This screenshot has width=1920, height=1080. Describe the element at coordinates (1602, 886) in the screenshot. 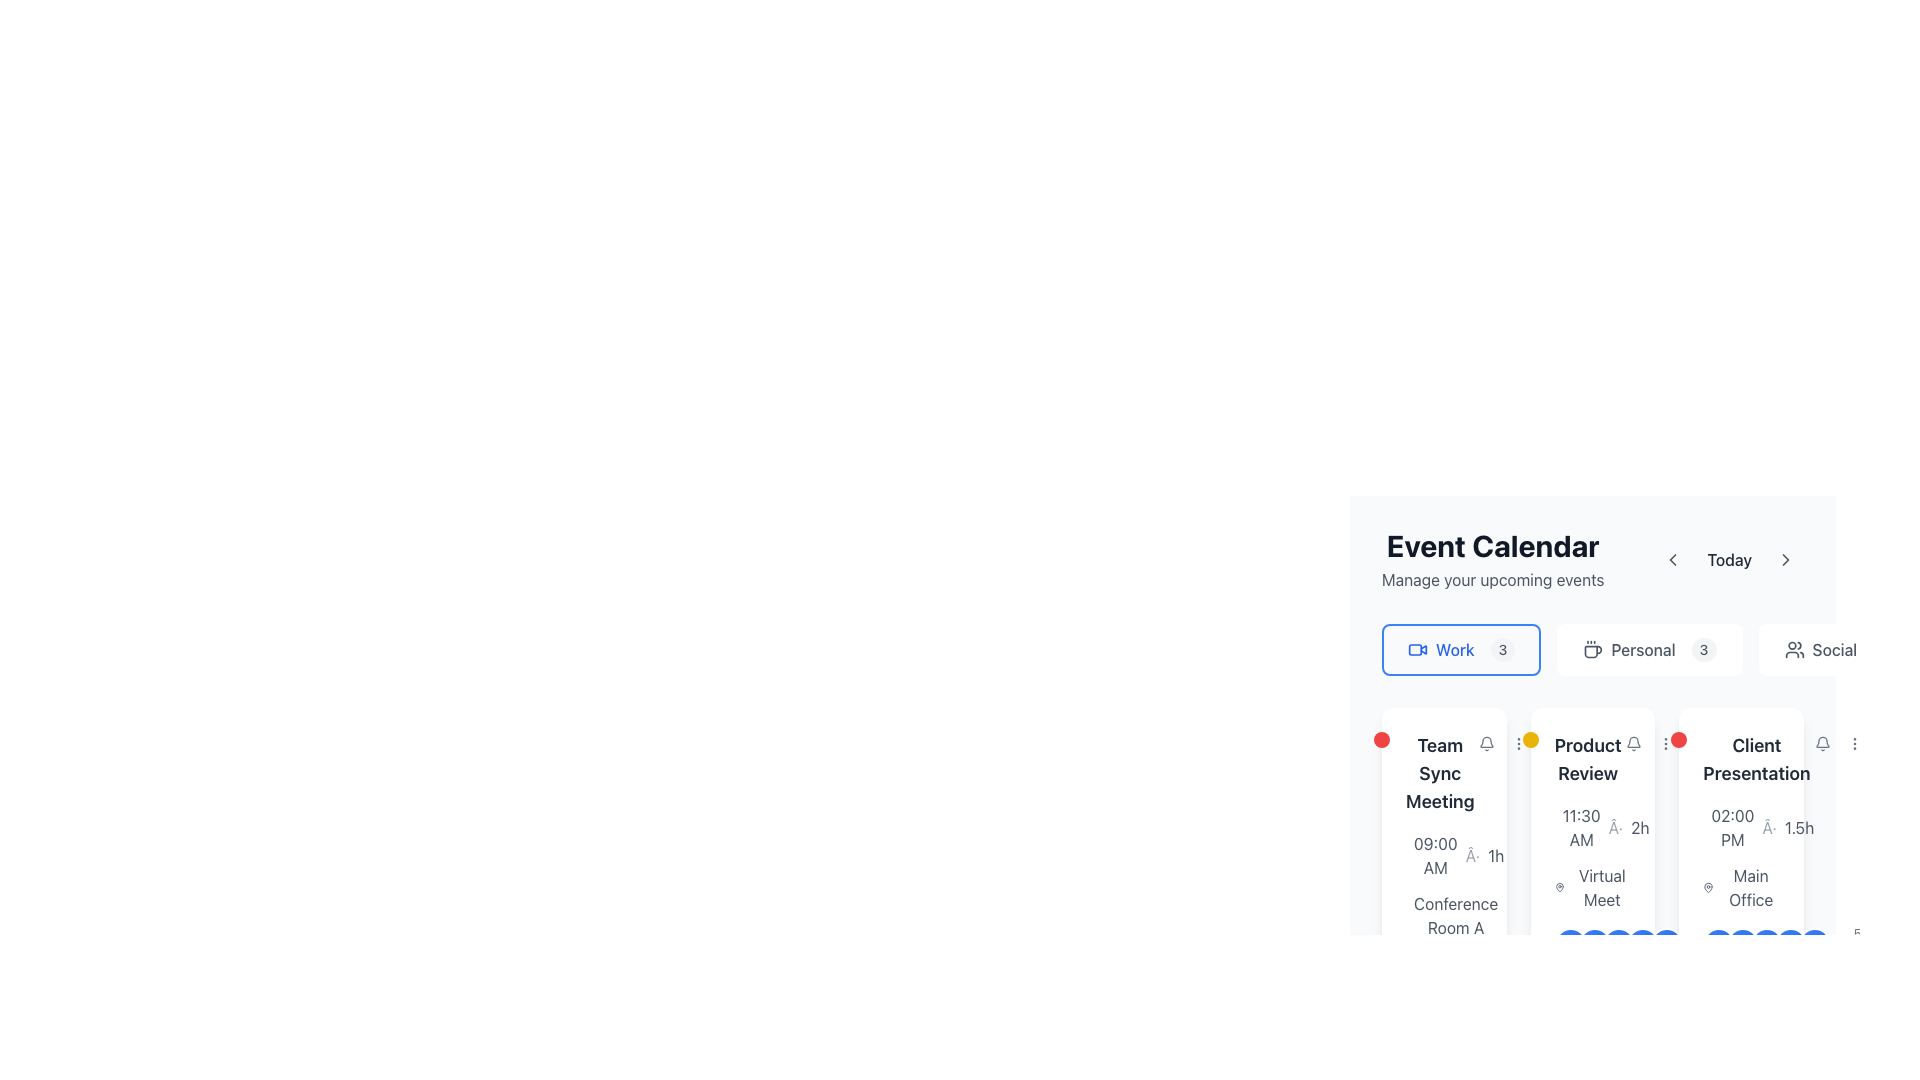

I see `the text label providing context for the 'Product Review' event` at that location.